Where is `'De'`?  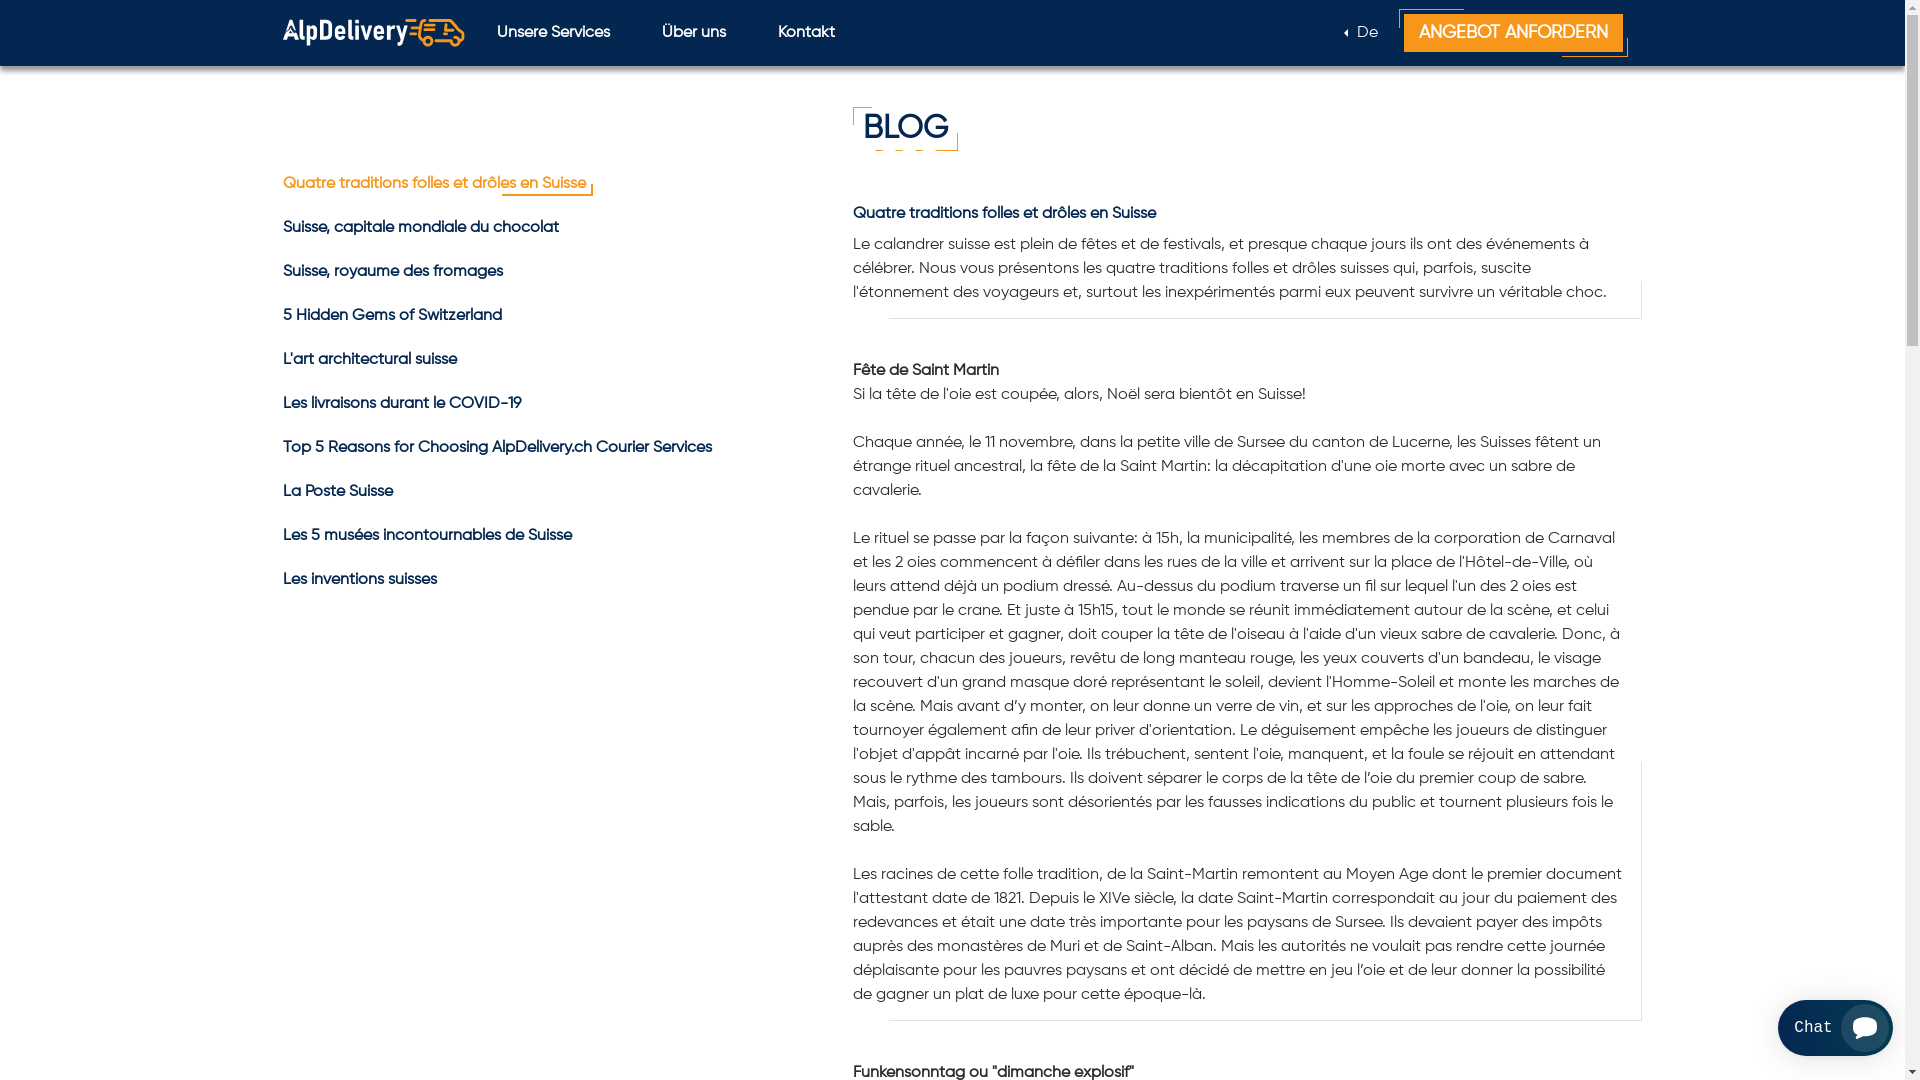
'De' is located at coordinates (1360, 33).